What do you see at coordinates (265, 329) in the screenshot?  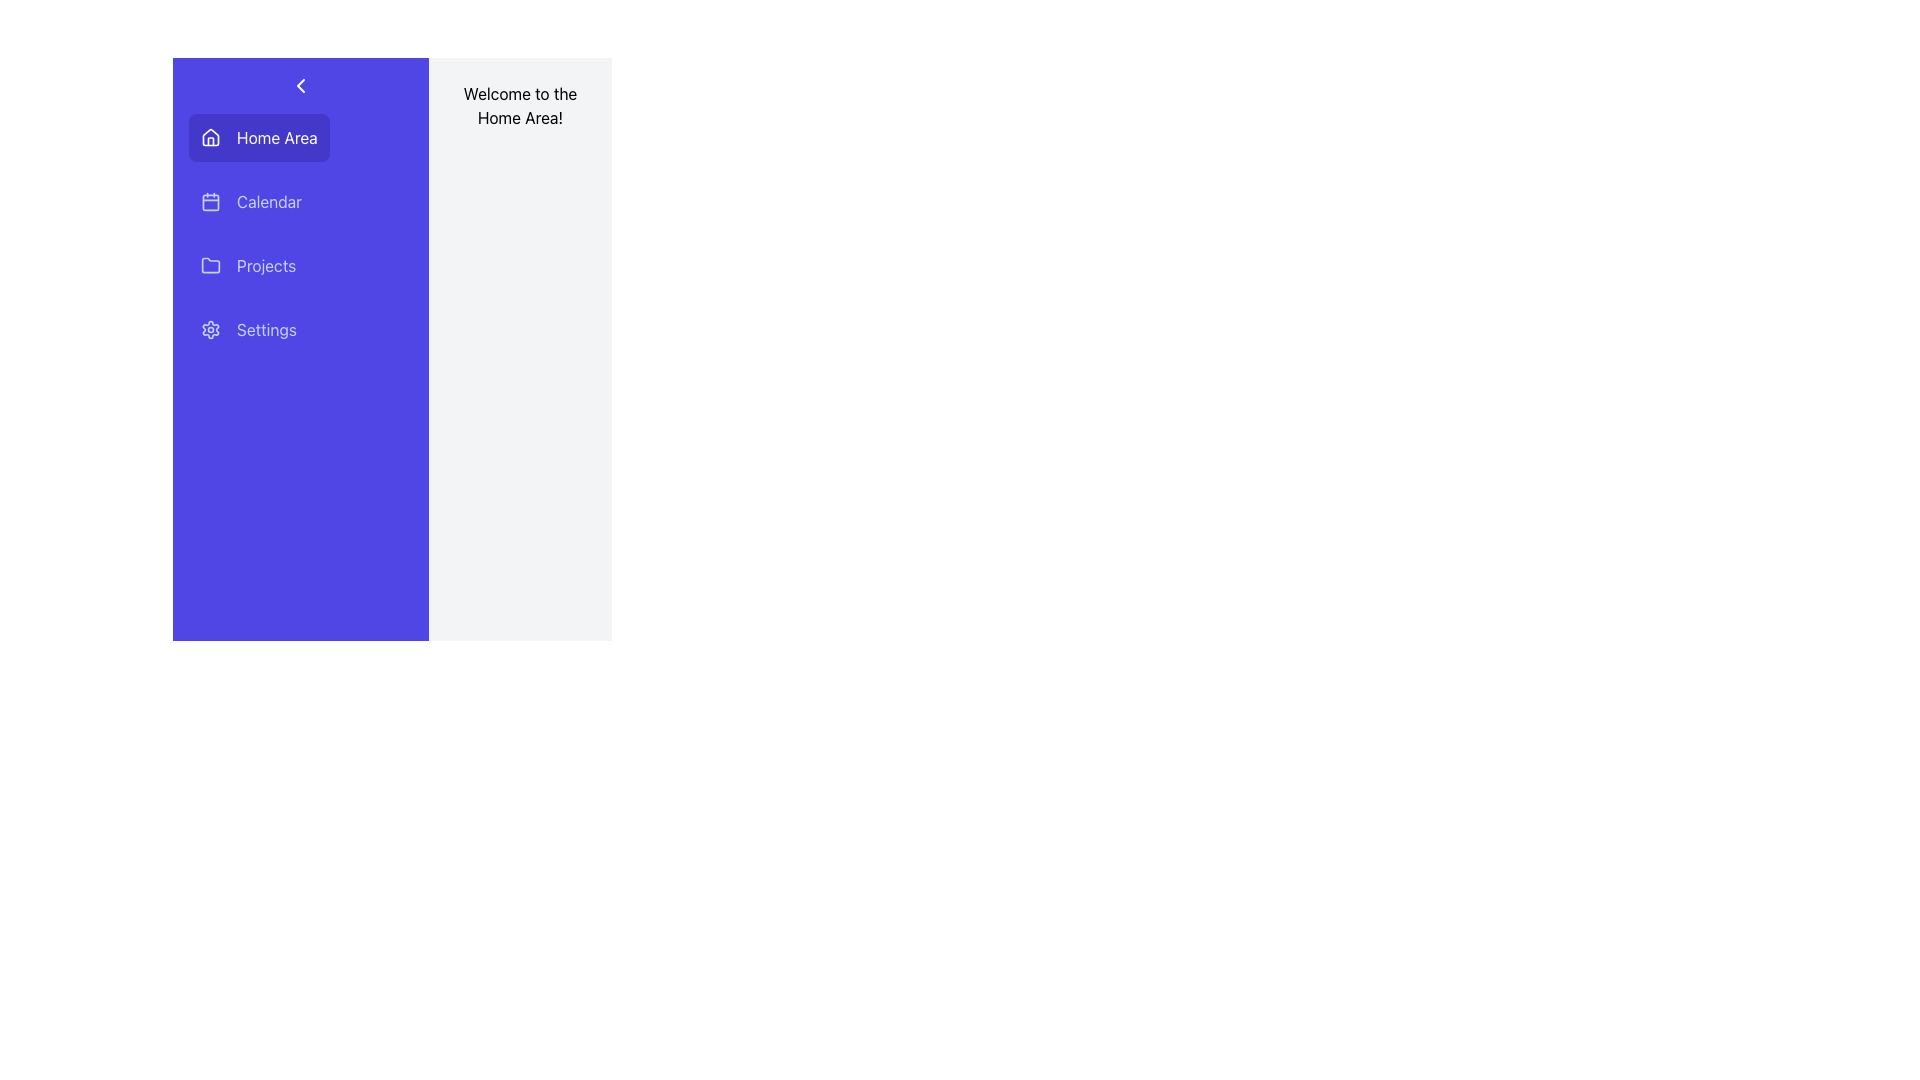 I see `the static text label for the settings navigation item located in the left navigation panel, which is the fourth option adjacent to the gear icon` at bounding box center [265, 329].